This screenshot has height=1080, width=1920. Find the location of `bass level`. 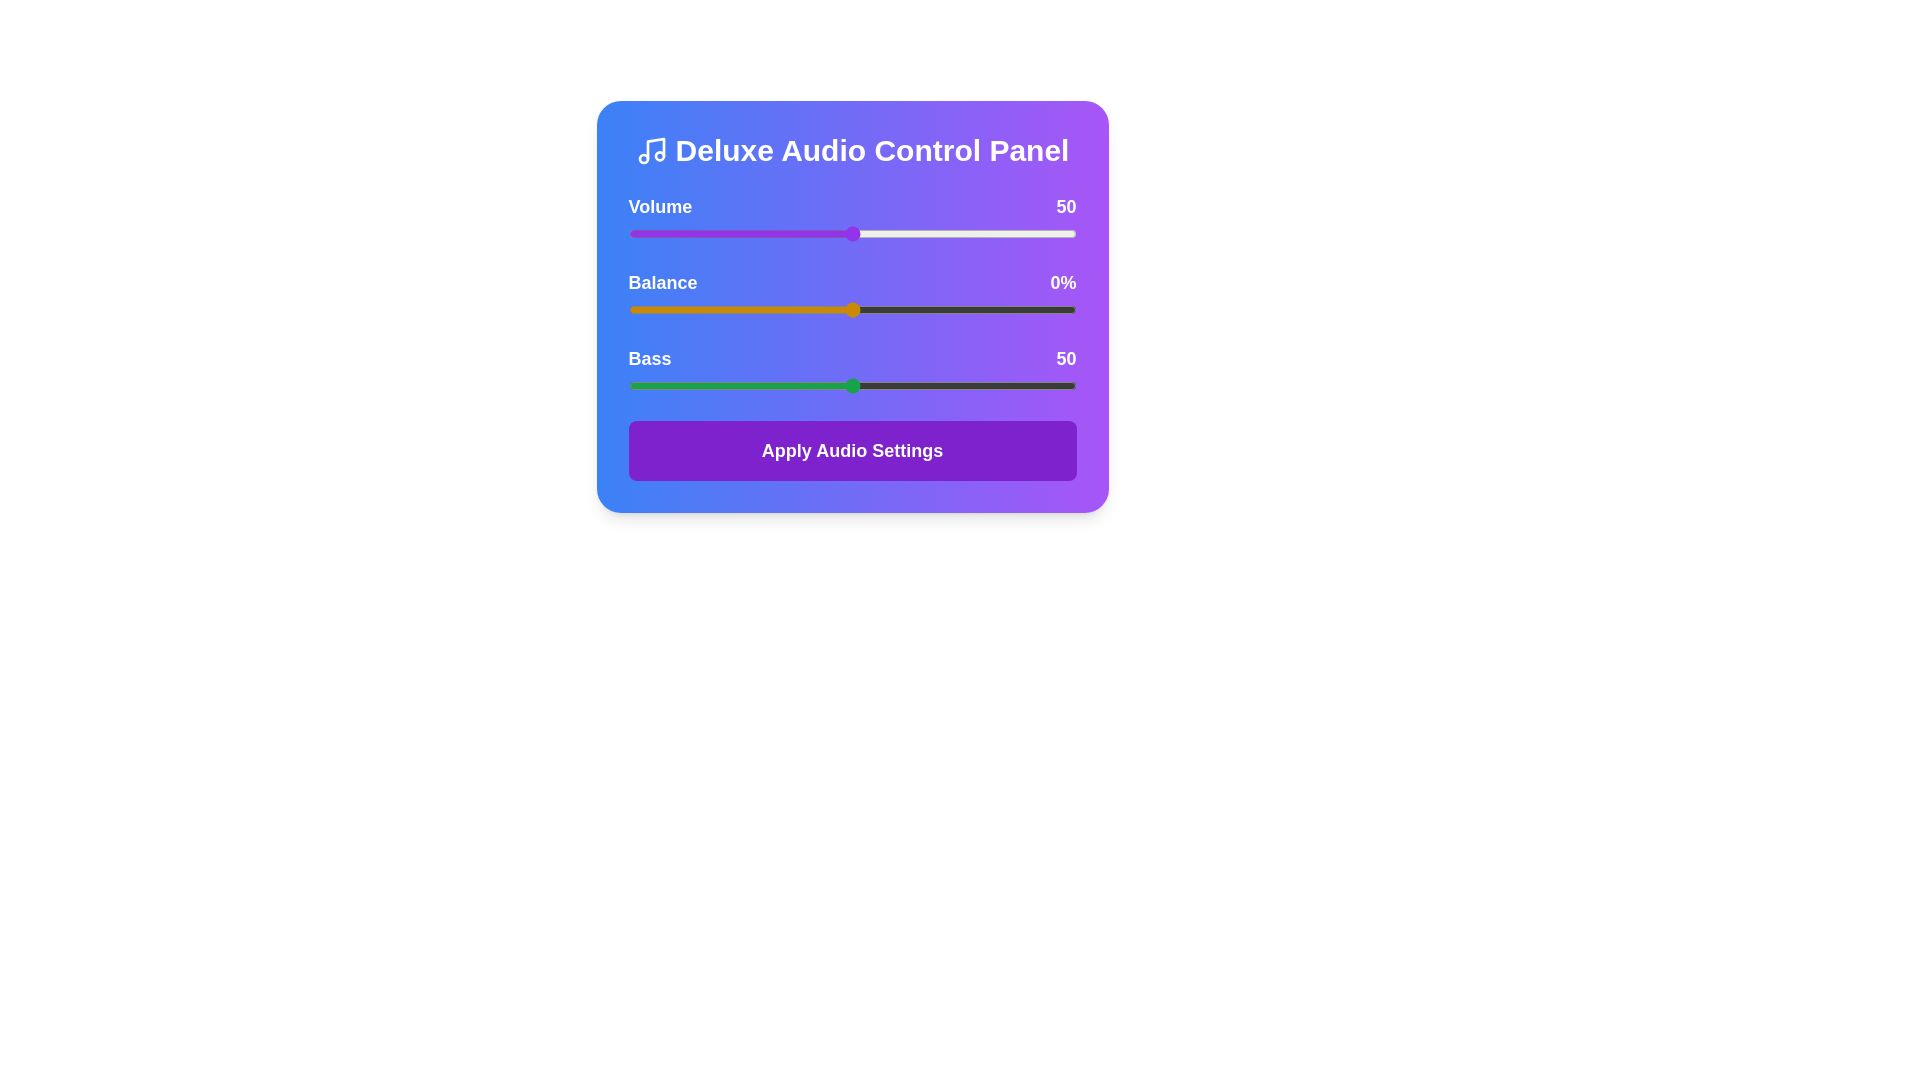

bass level is located at coordinates (887, 385).